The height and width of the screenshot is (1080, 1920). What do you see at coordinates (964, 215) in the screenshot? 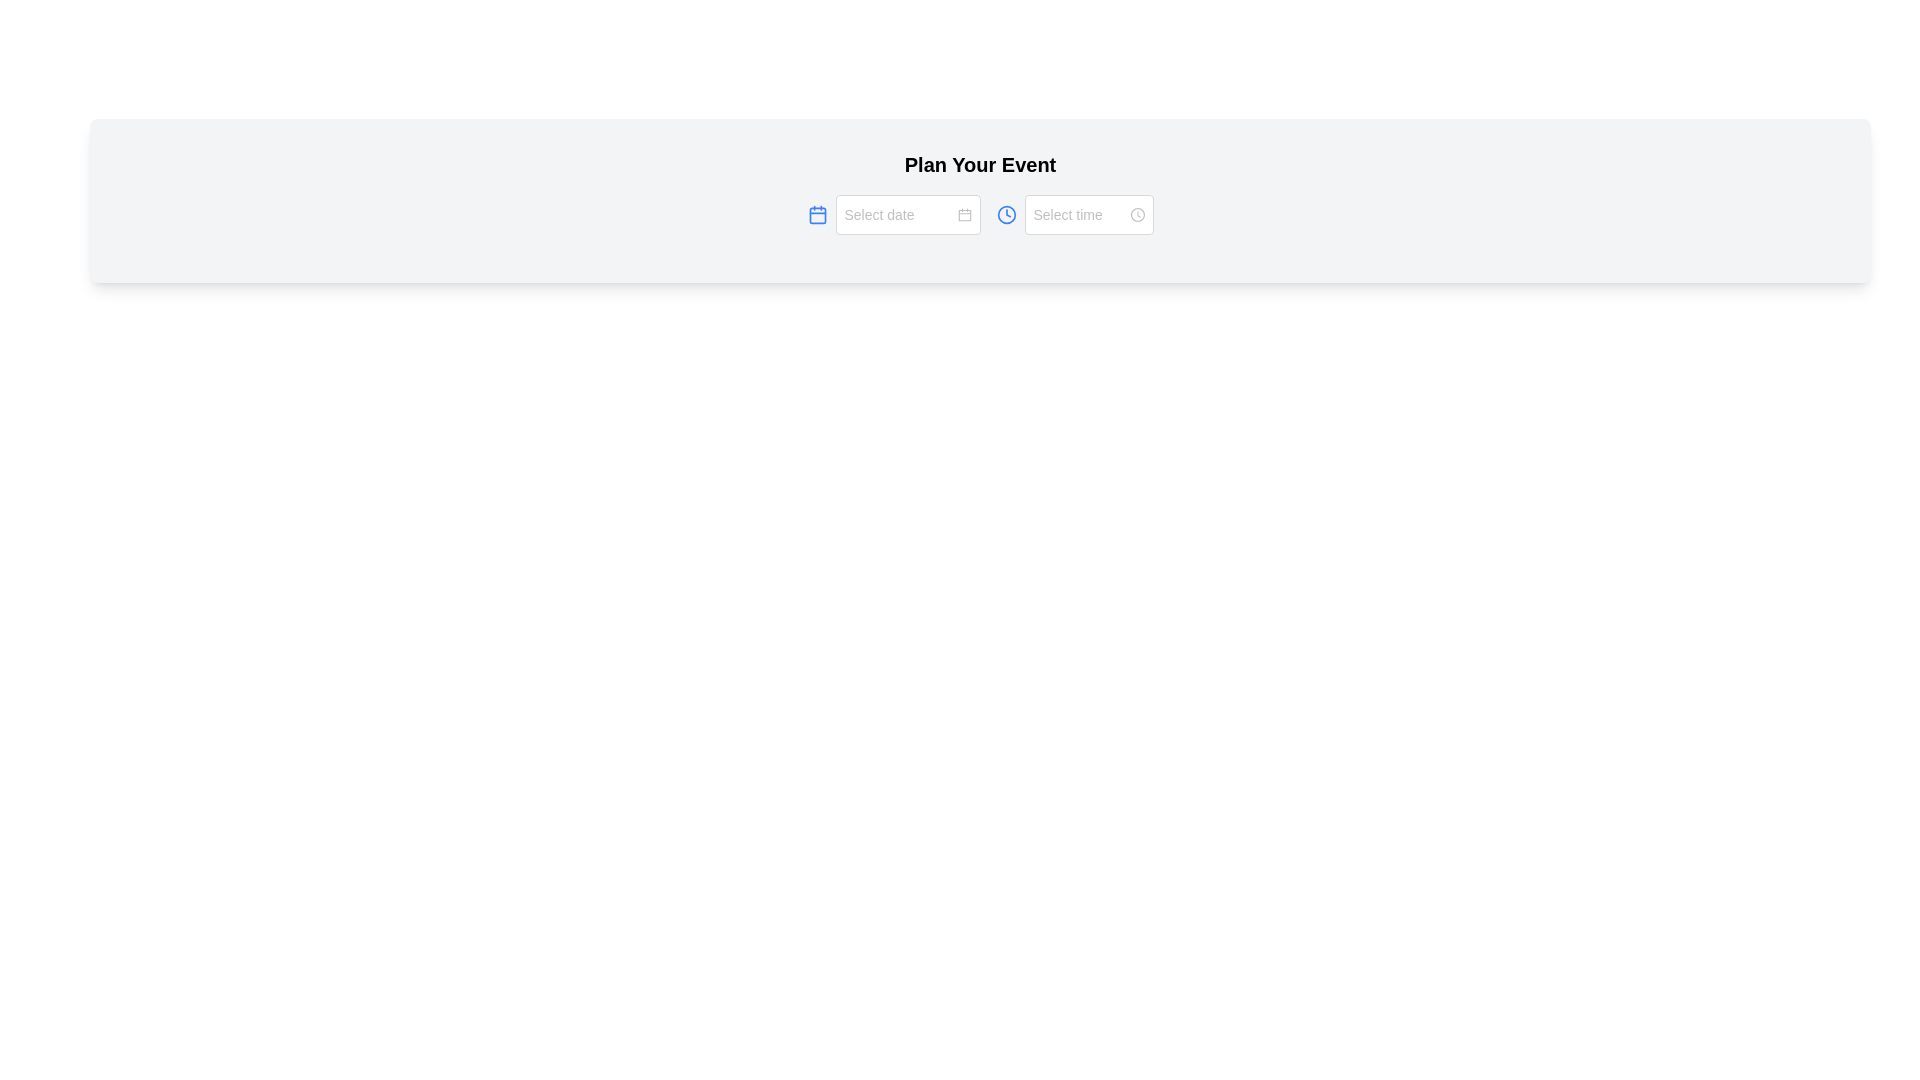
I see `the small gray calendar icon located to the right of the 'Select date' text field within the date-picker control` at bounding box center [964, 215].